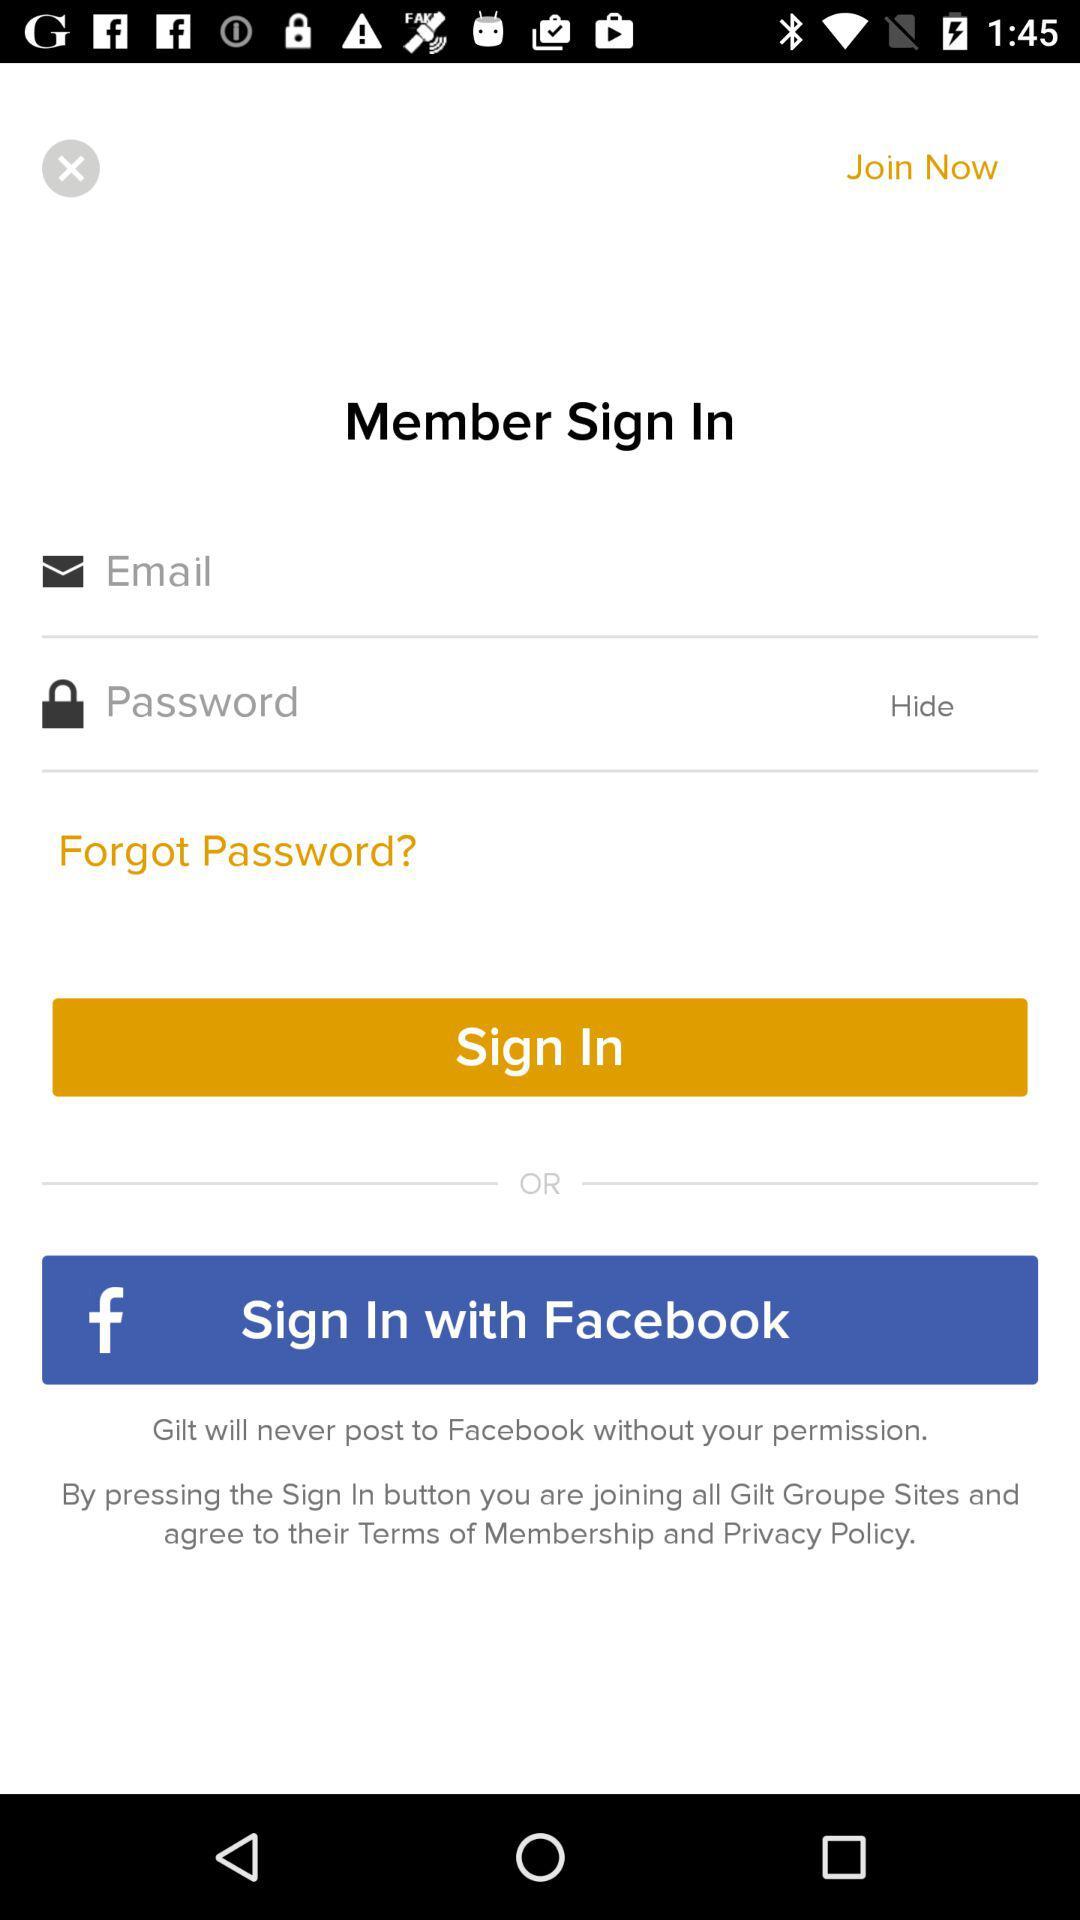 This screenshot has width=1080, height=1920. Describe the element at coordinates (236, 851) in the screenshot. I see `icon next to the hide item` at that location.